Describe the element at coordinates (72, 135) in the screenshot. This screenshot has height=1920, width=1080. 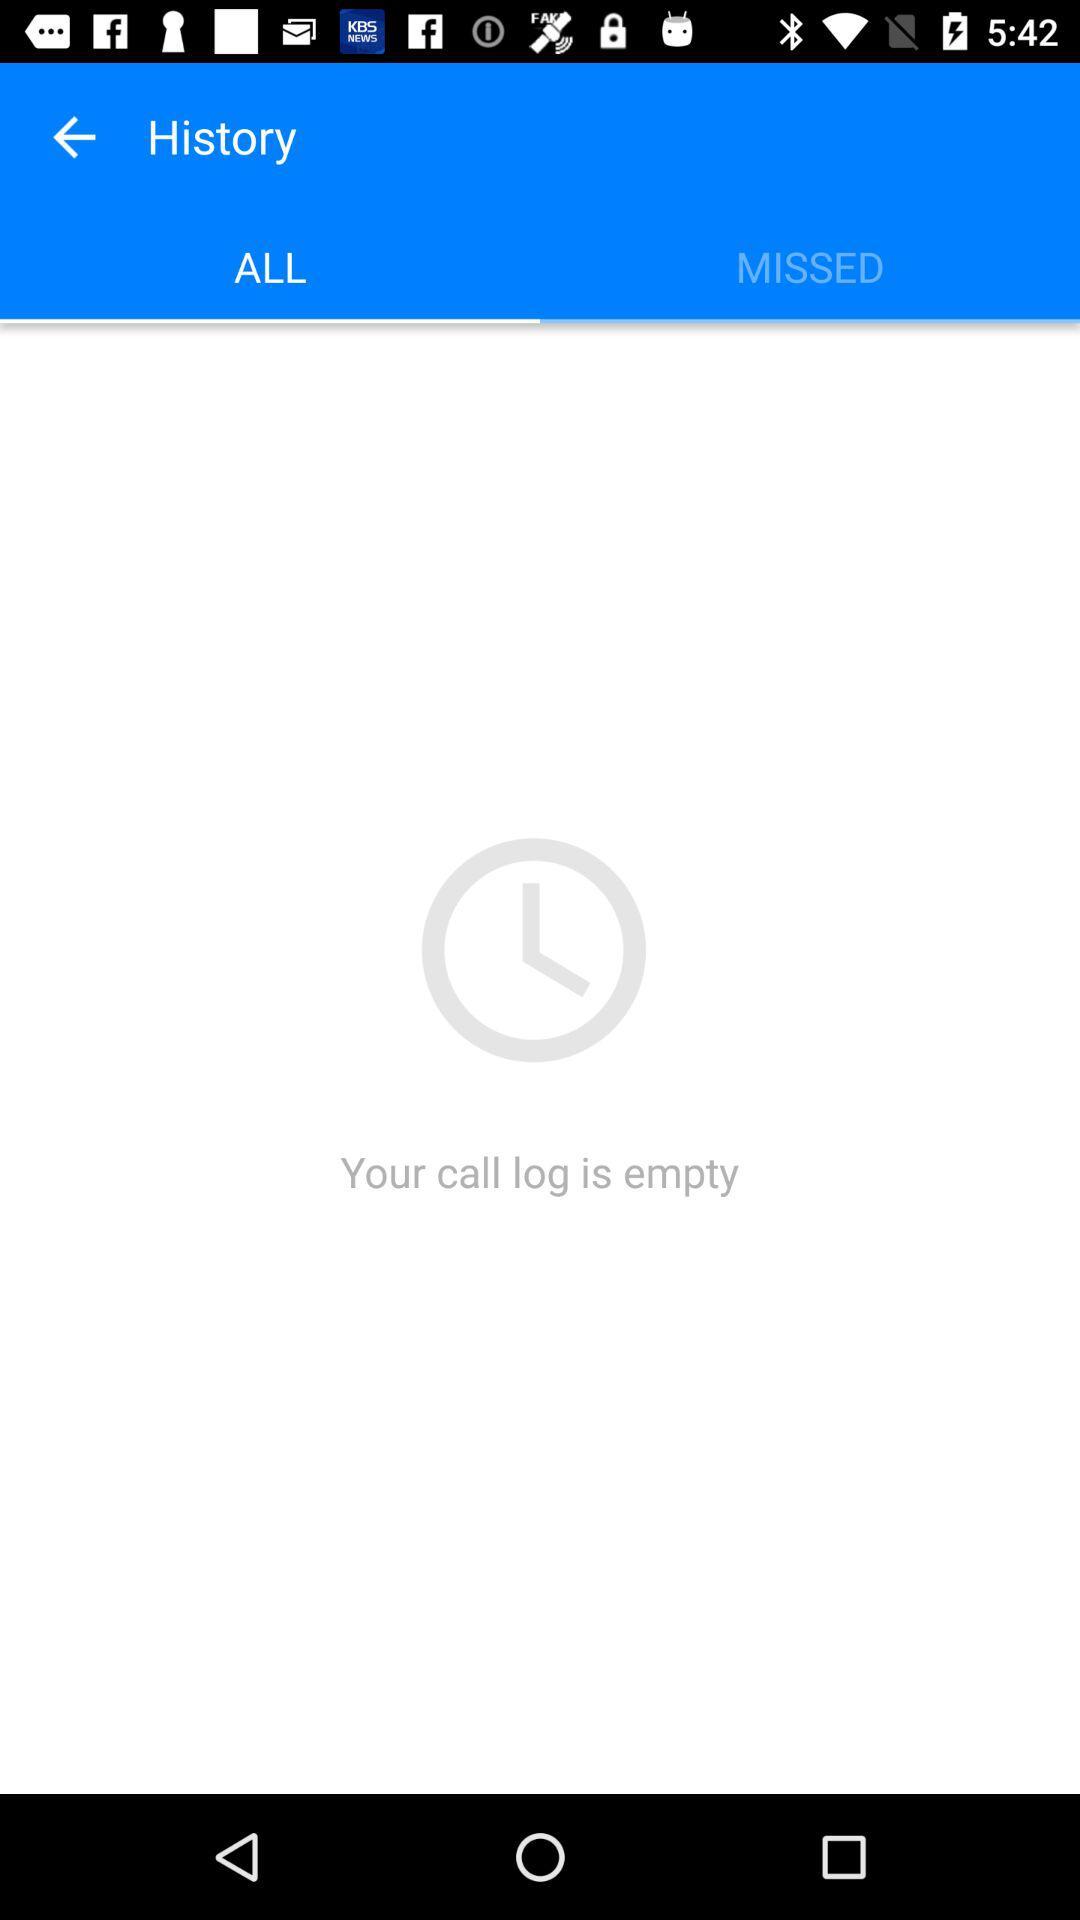
I see `icon next to the history item` at that location.